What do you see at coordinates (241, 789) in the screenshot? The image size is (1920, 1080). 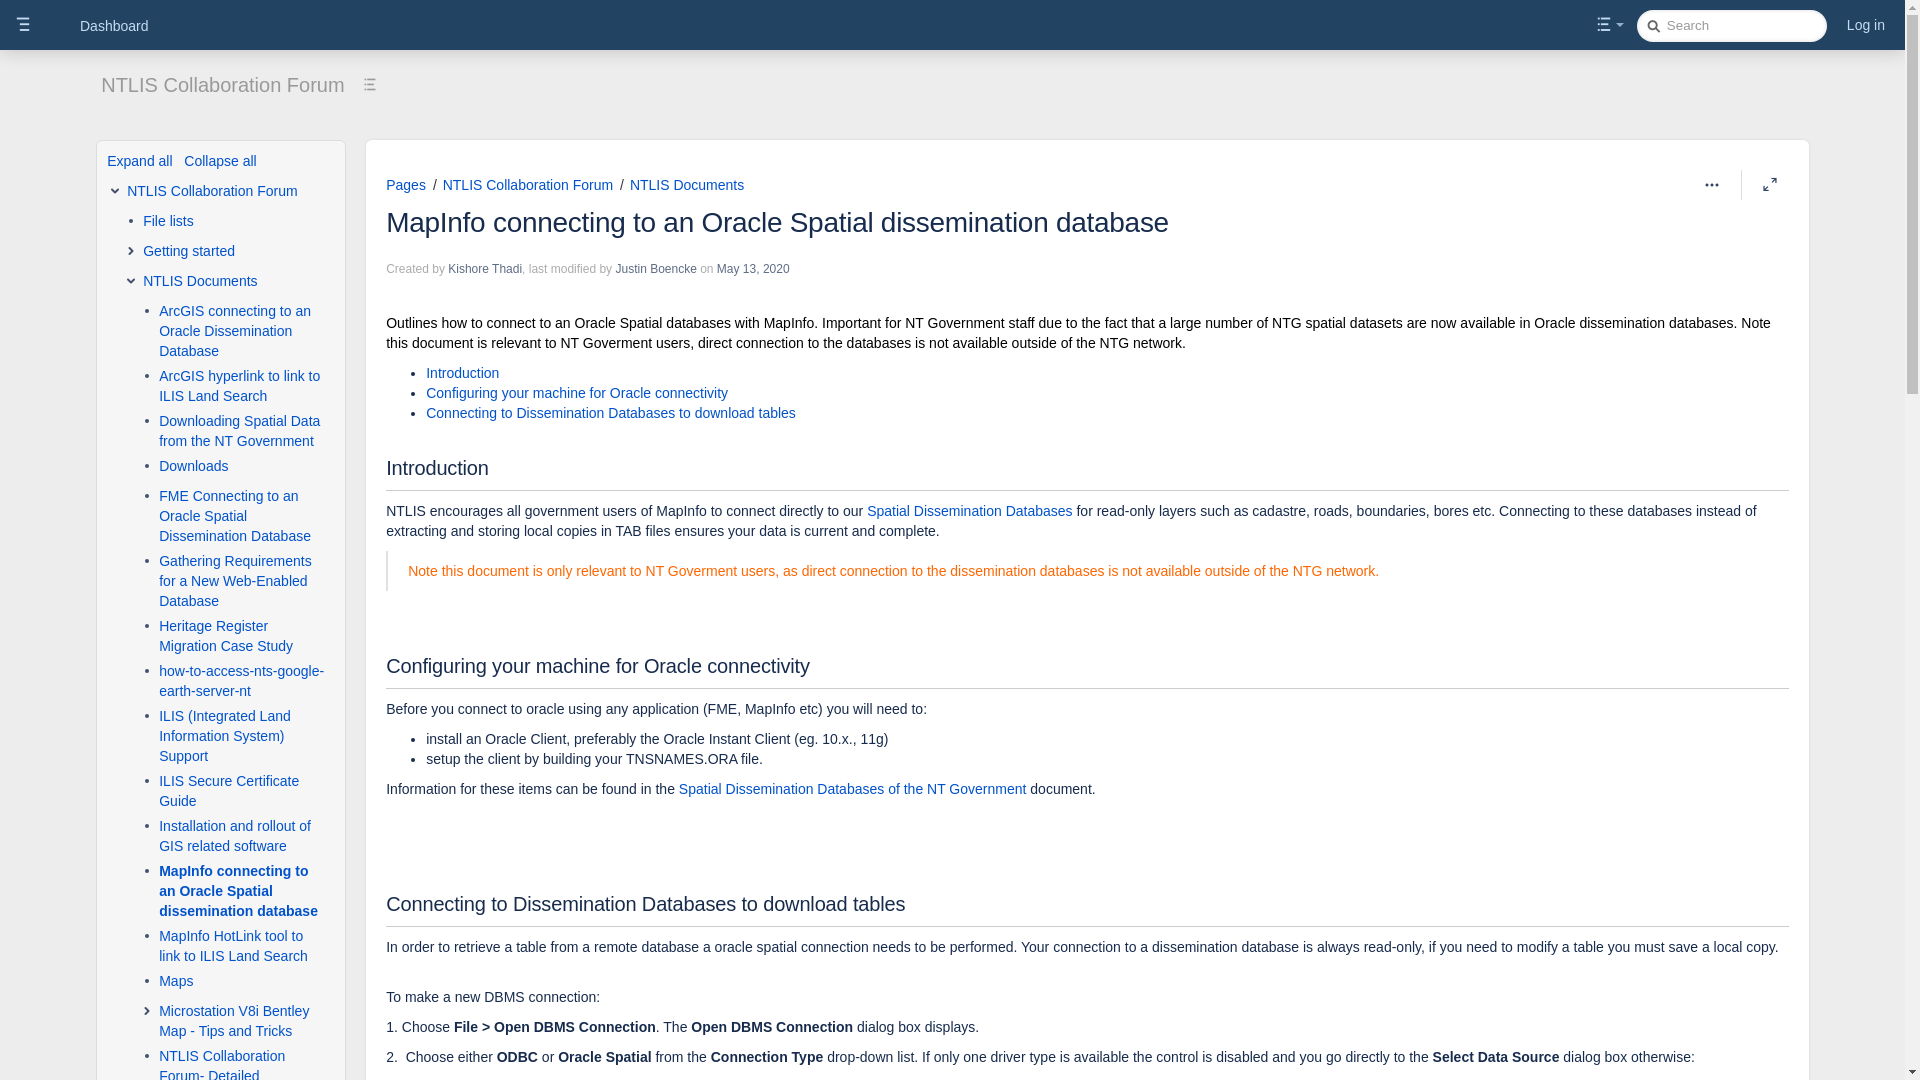 I see `'ILIS Secure Certificate Guide'` at bounding box center [241, 789].